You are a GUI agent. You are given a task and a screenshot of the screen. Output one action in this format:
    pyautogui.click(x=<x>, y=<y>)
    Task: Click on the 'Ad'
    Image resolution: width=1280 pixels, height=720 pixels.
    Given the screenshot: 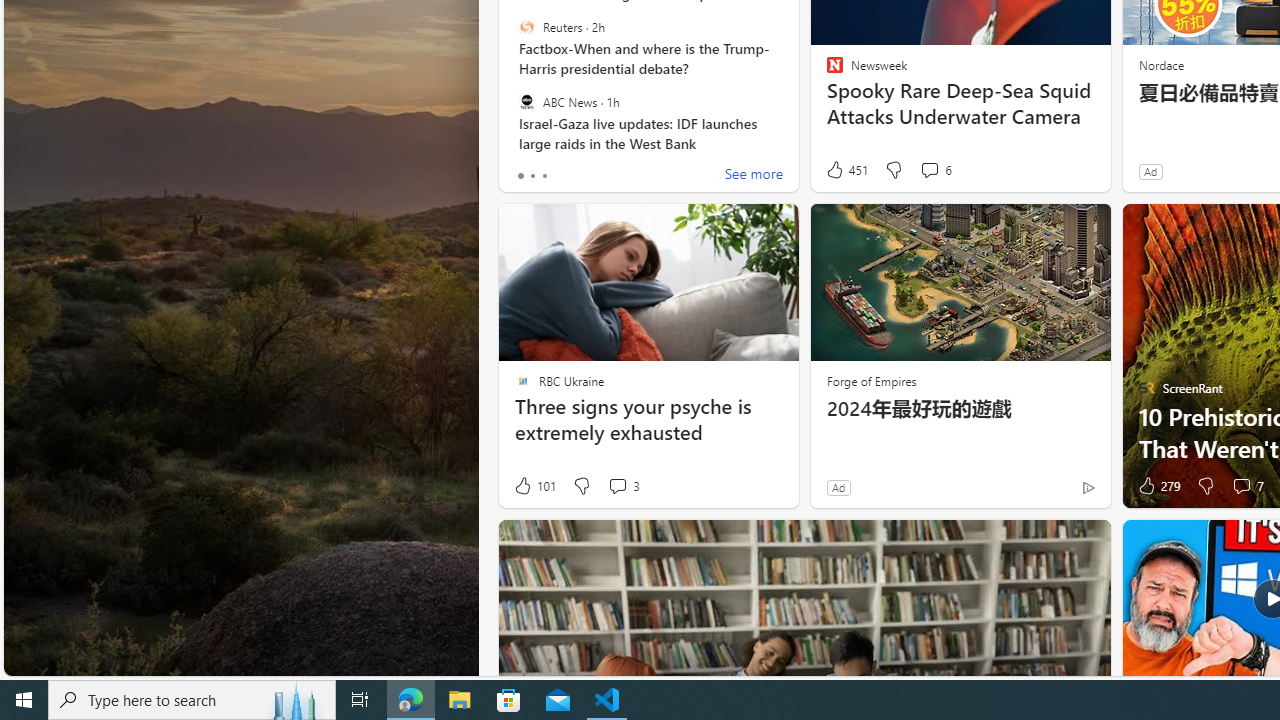 What is the action you would take?
    pyautogui.click(x=838, y=487)
    